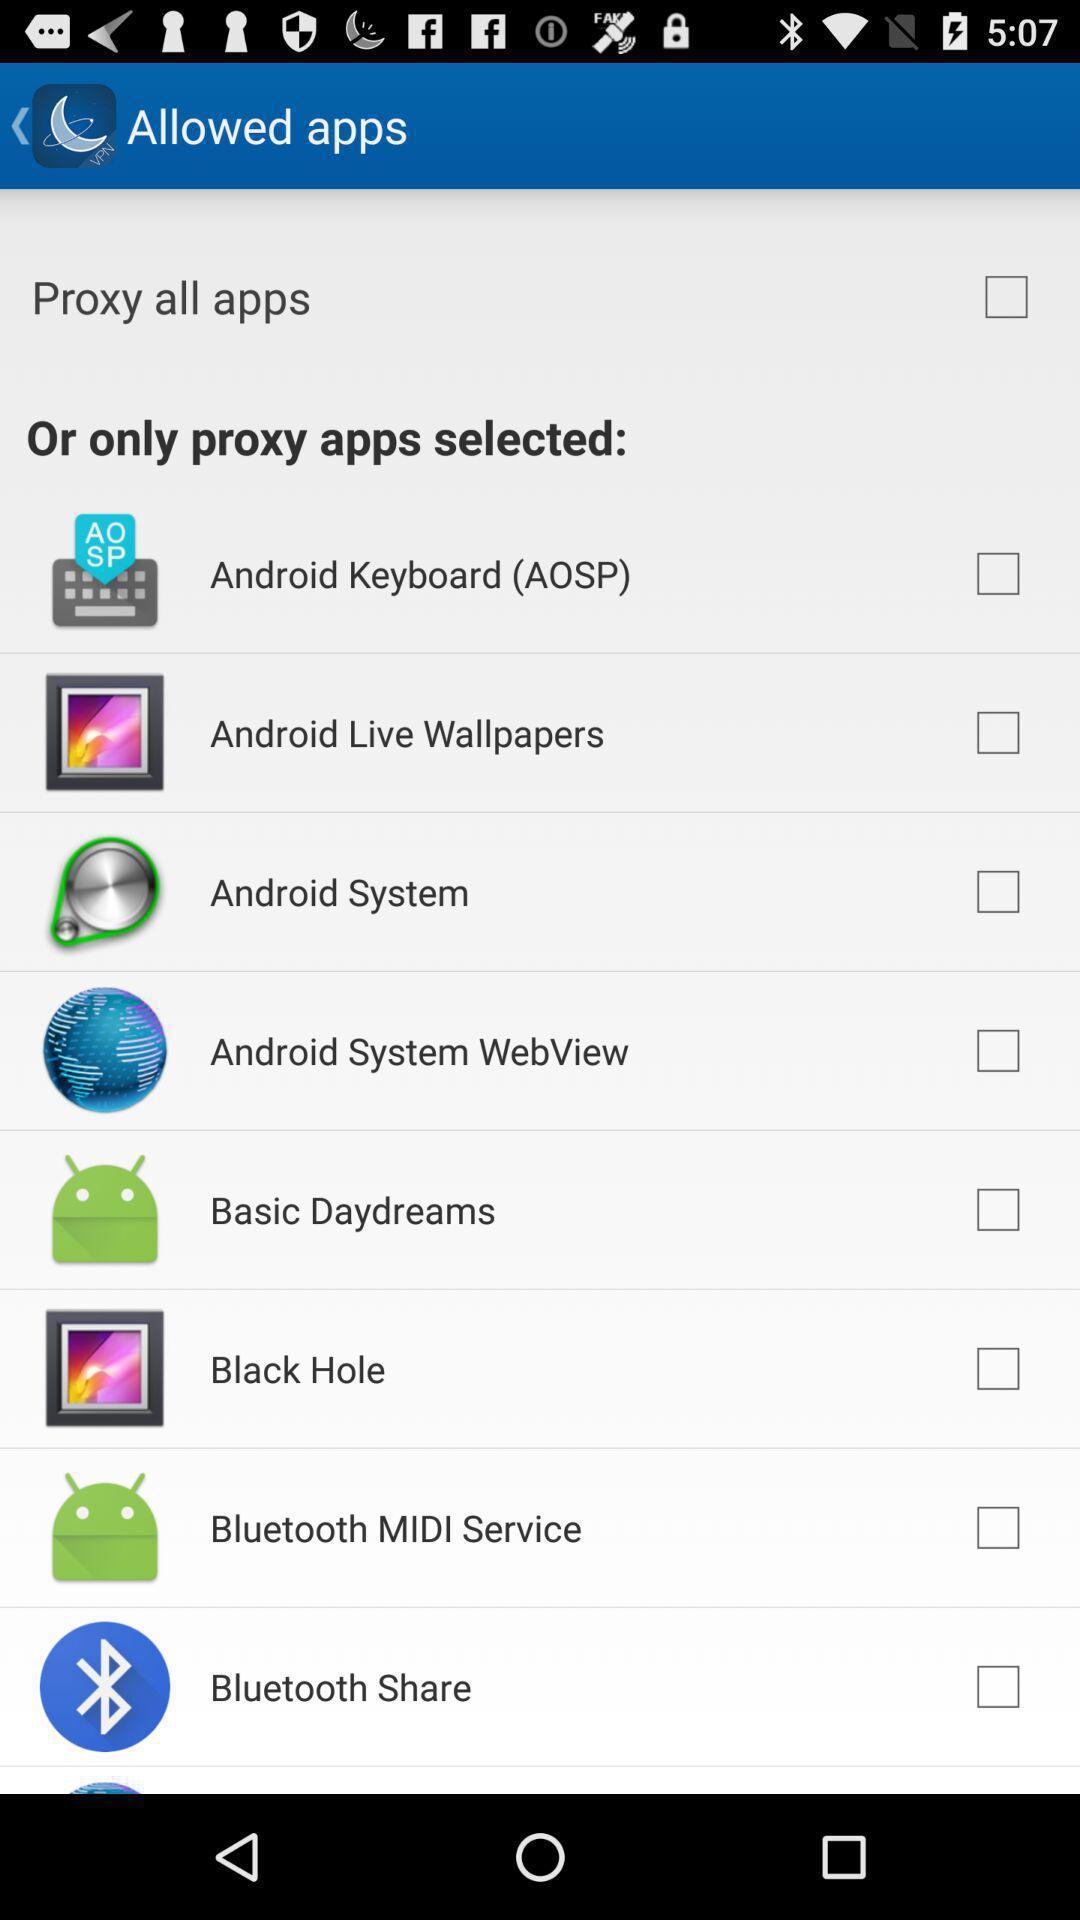 The height and width of the screenshot is (1920, 1080). I want to click on android keyboard (aosp) app, so click(419, 572).